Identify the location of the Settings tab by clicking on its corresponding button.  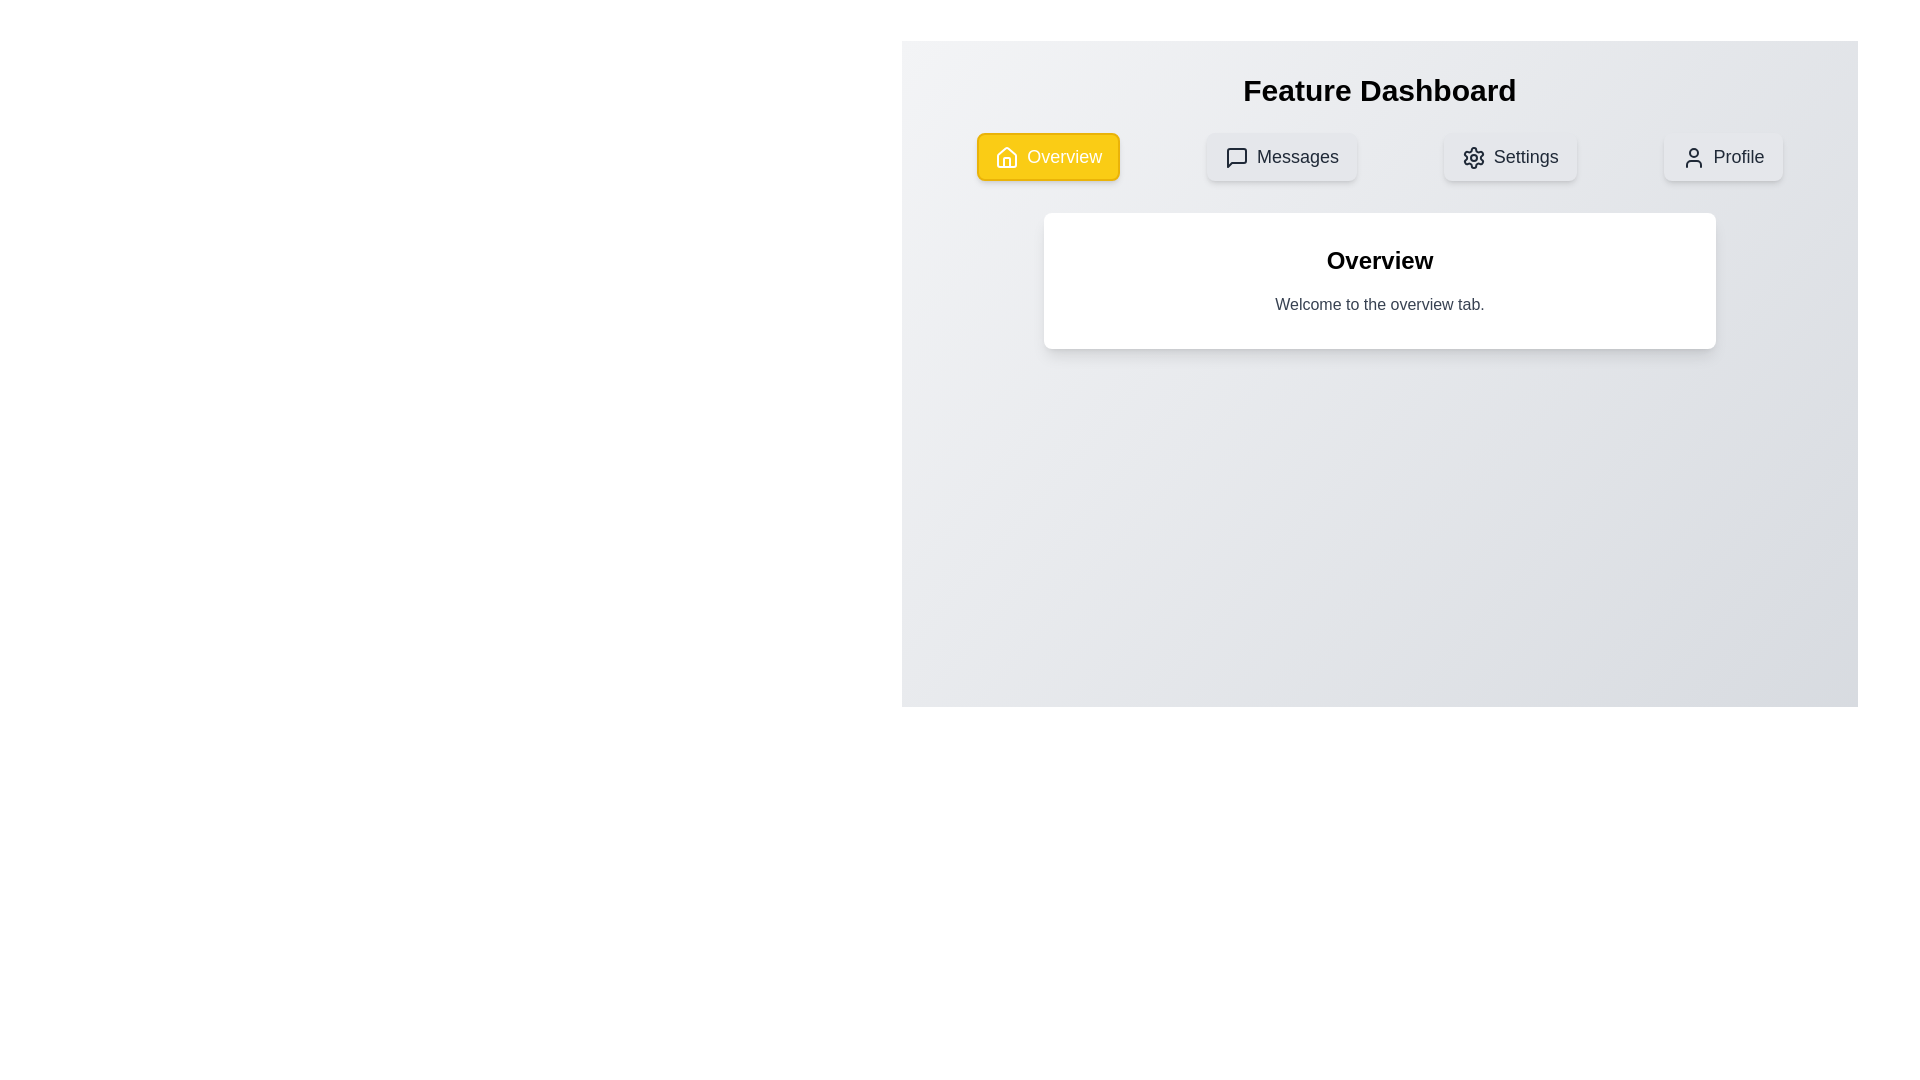
(1510, 156).